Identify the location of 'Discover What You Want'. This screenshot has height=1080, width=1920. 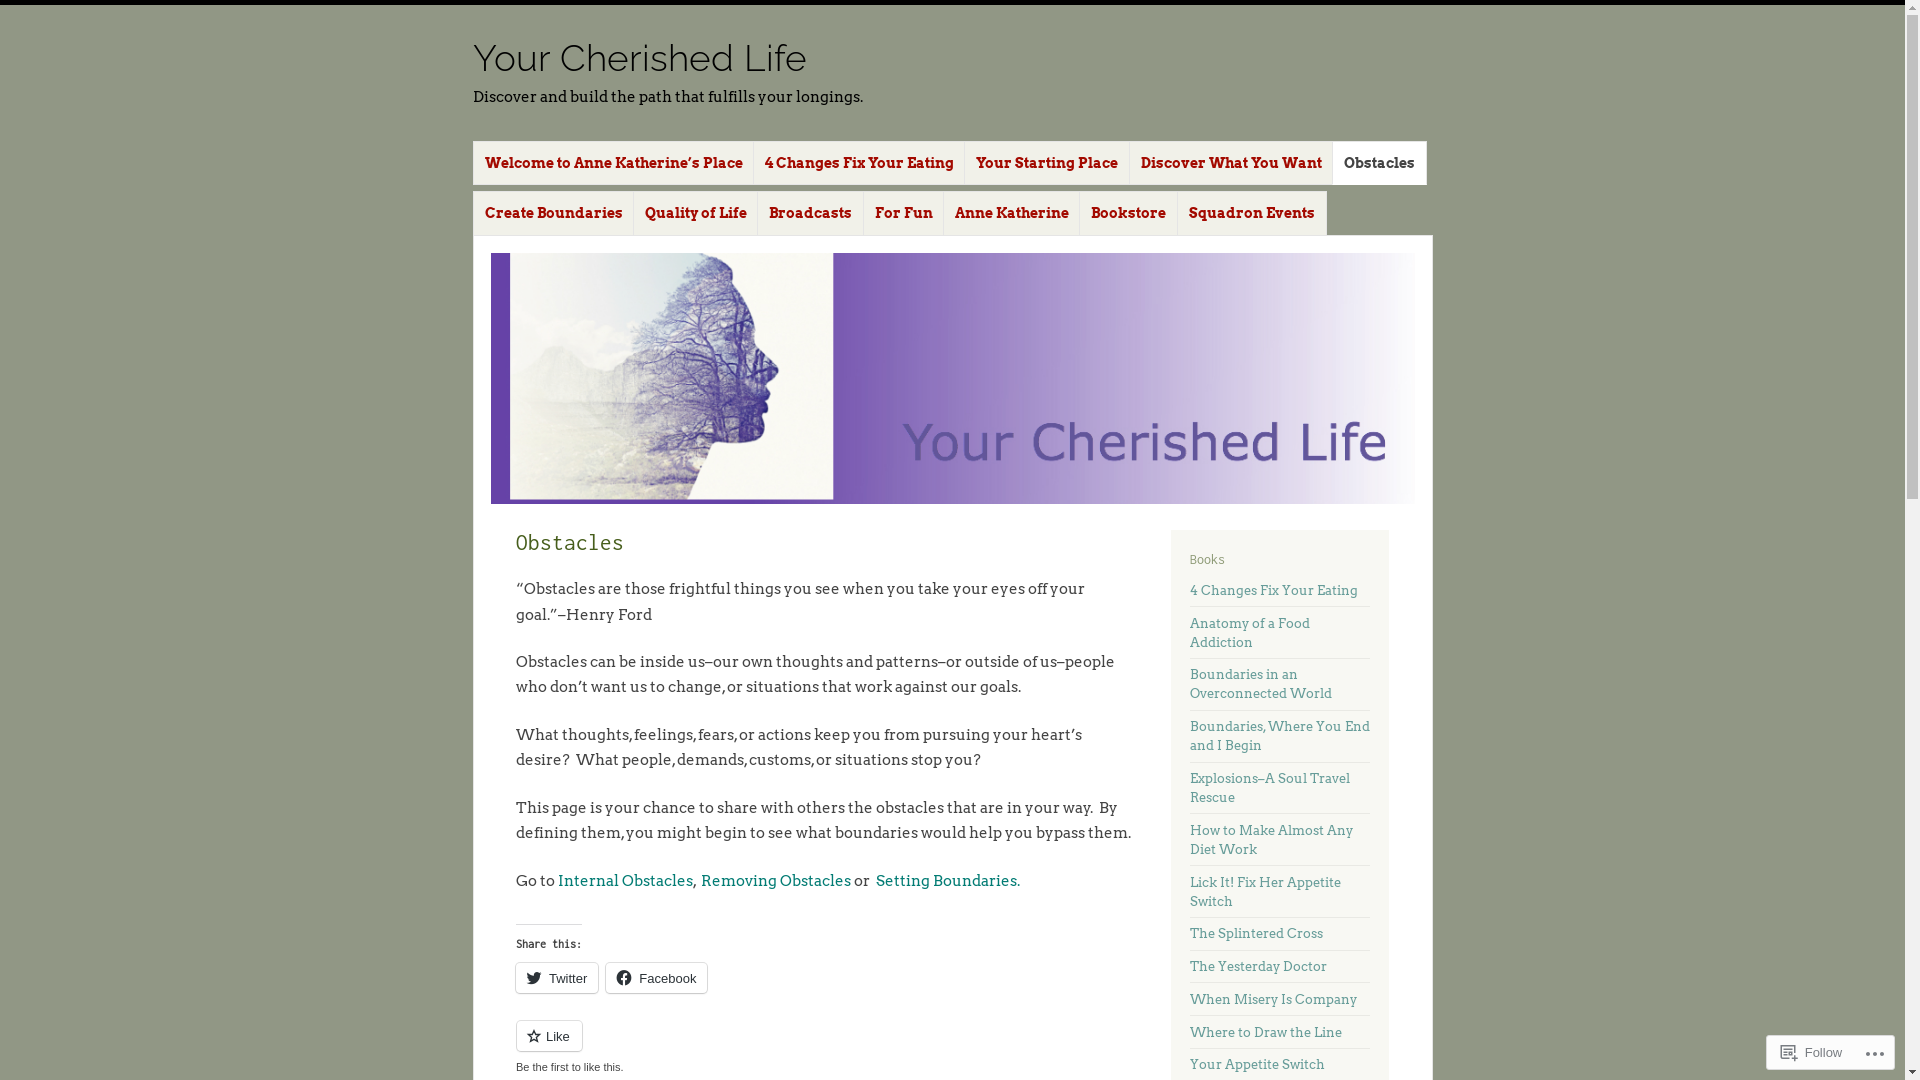
(1128, 162).